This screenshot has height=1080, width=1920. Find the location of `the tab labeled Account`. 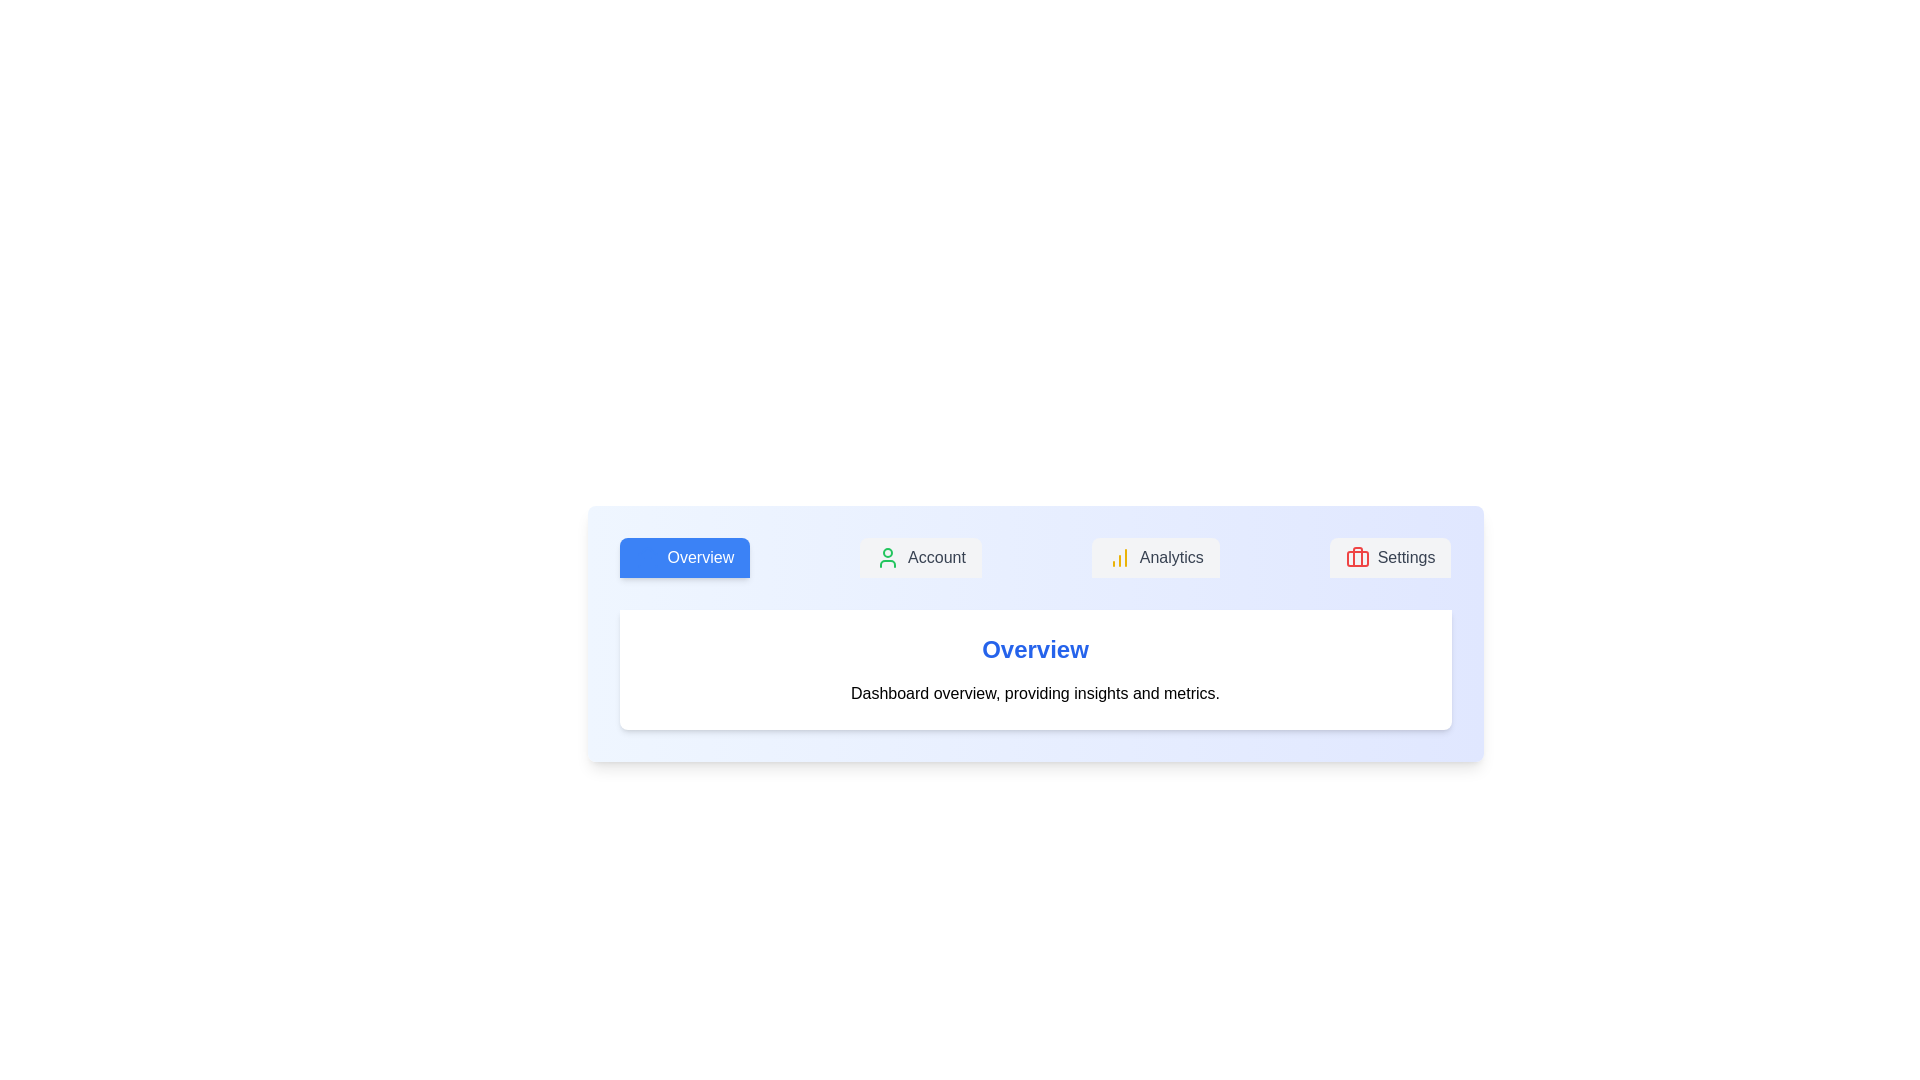

the tab labeled Account is located at coordinates (920, 558).